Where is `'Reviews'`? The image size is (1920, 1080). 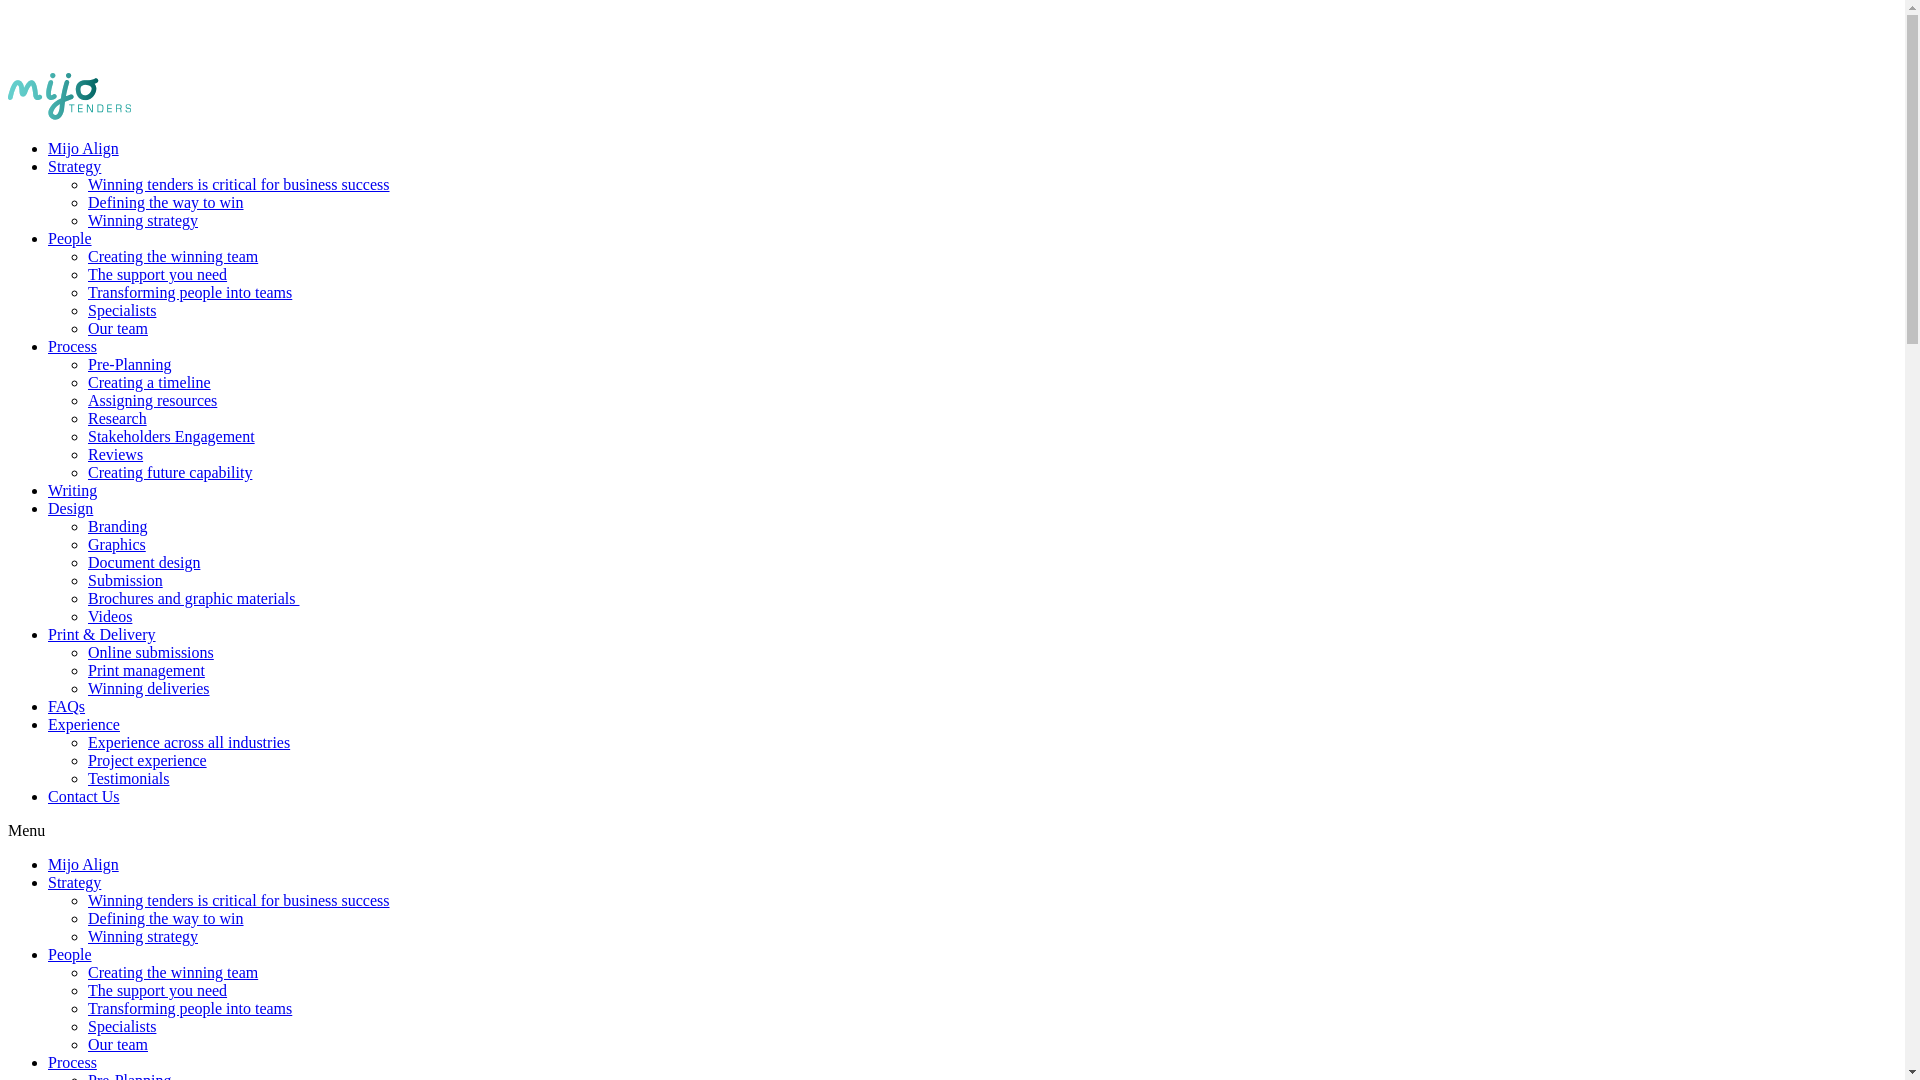
'Reviews' is located at coordinates (114, 454).